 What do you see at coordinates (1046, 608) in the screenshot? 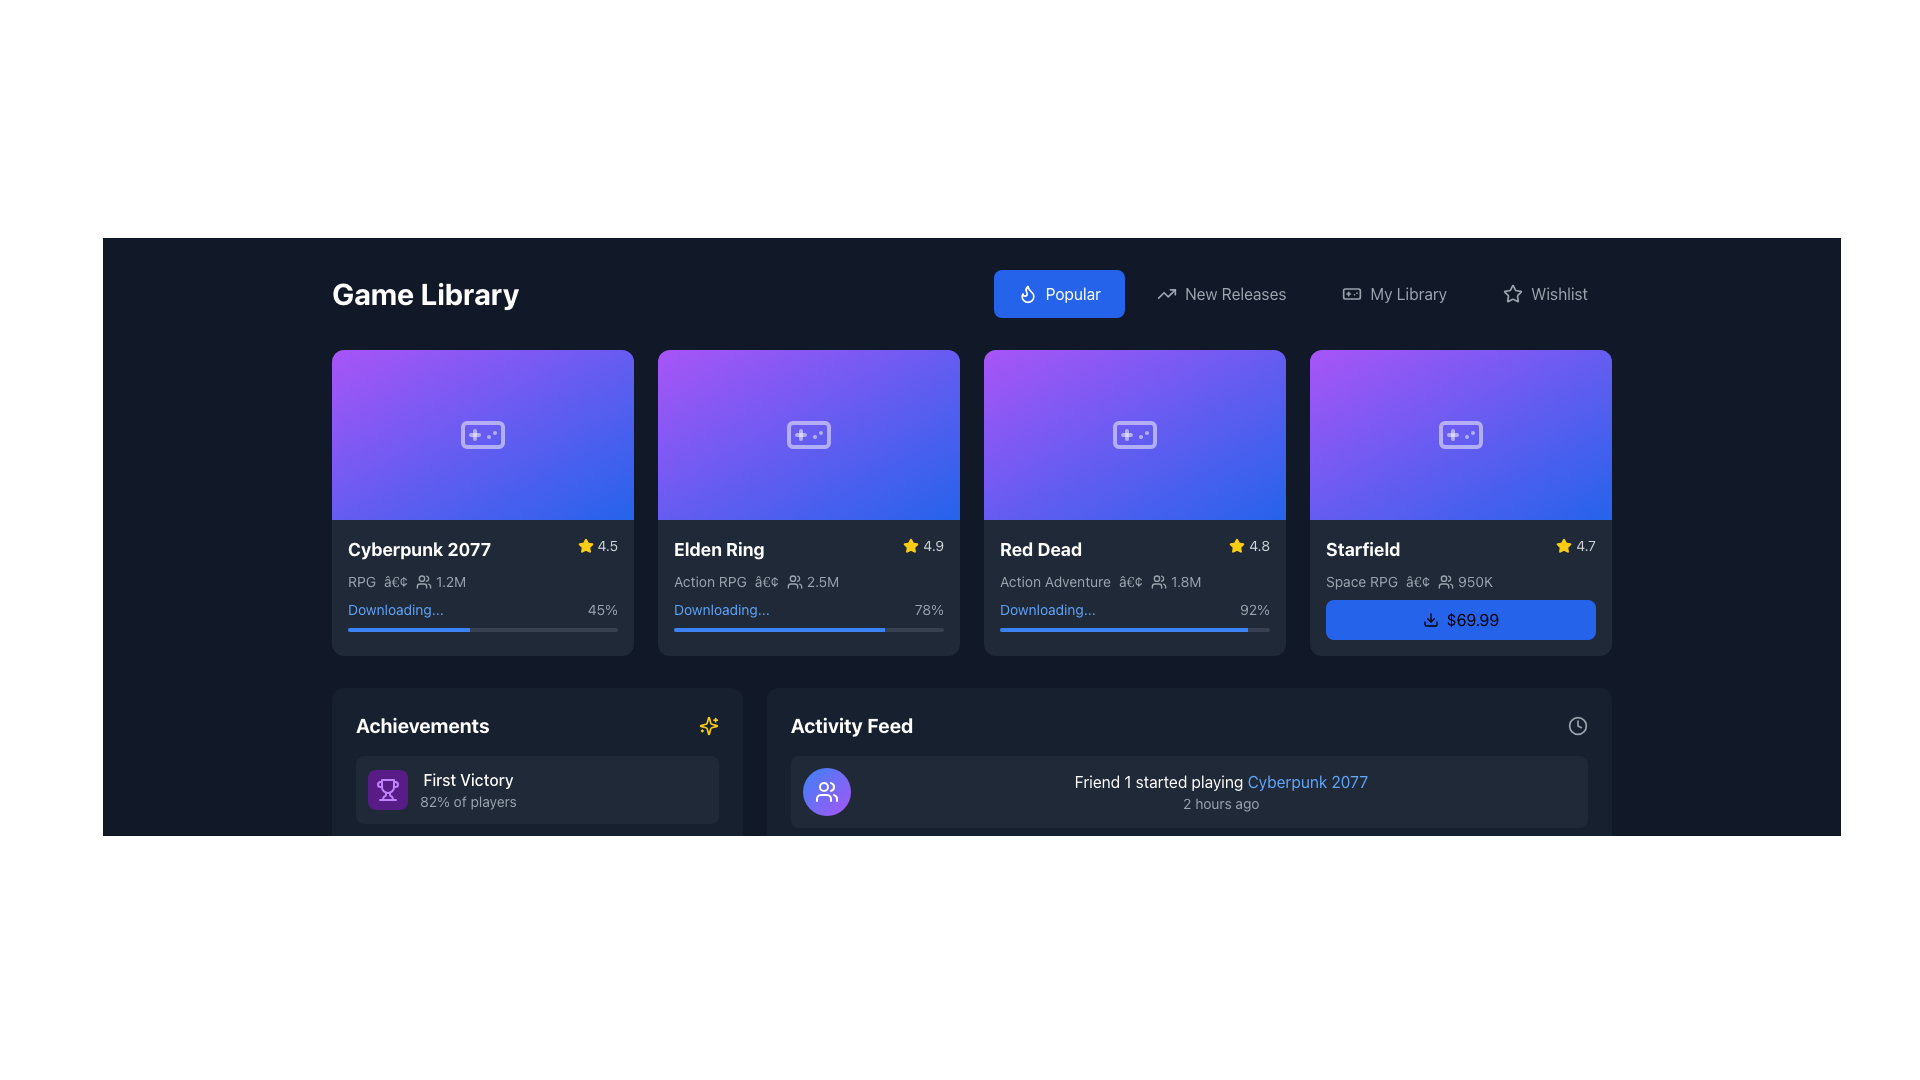
I see `the 'Downloading...' text label, which is styled in blue and located in the progress section of the third game card` at bounding box center [1046, 608].